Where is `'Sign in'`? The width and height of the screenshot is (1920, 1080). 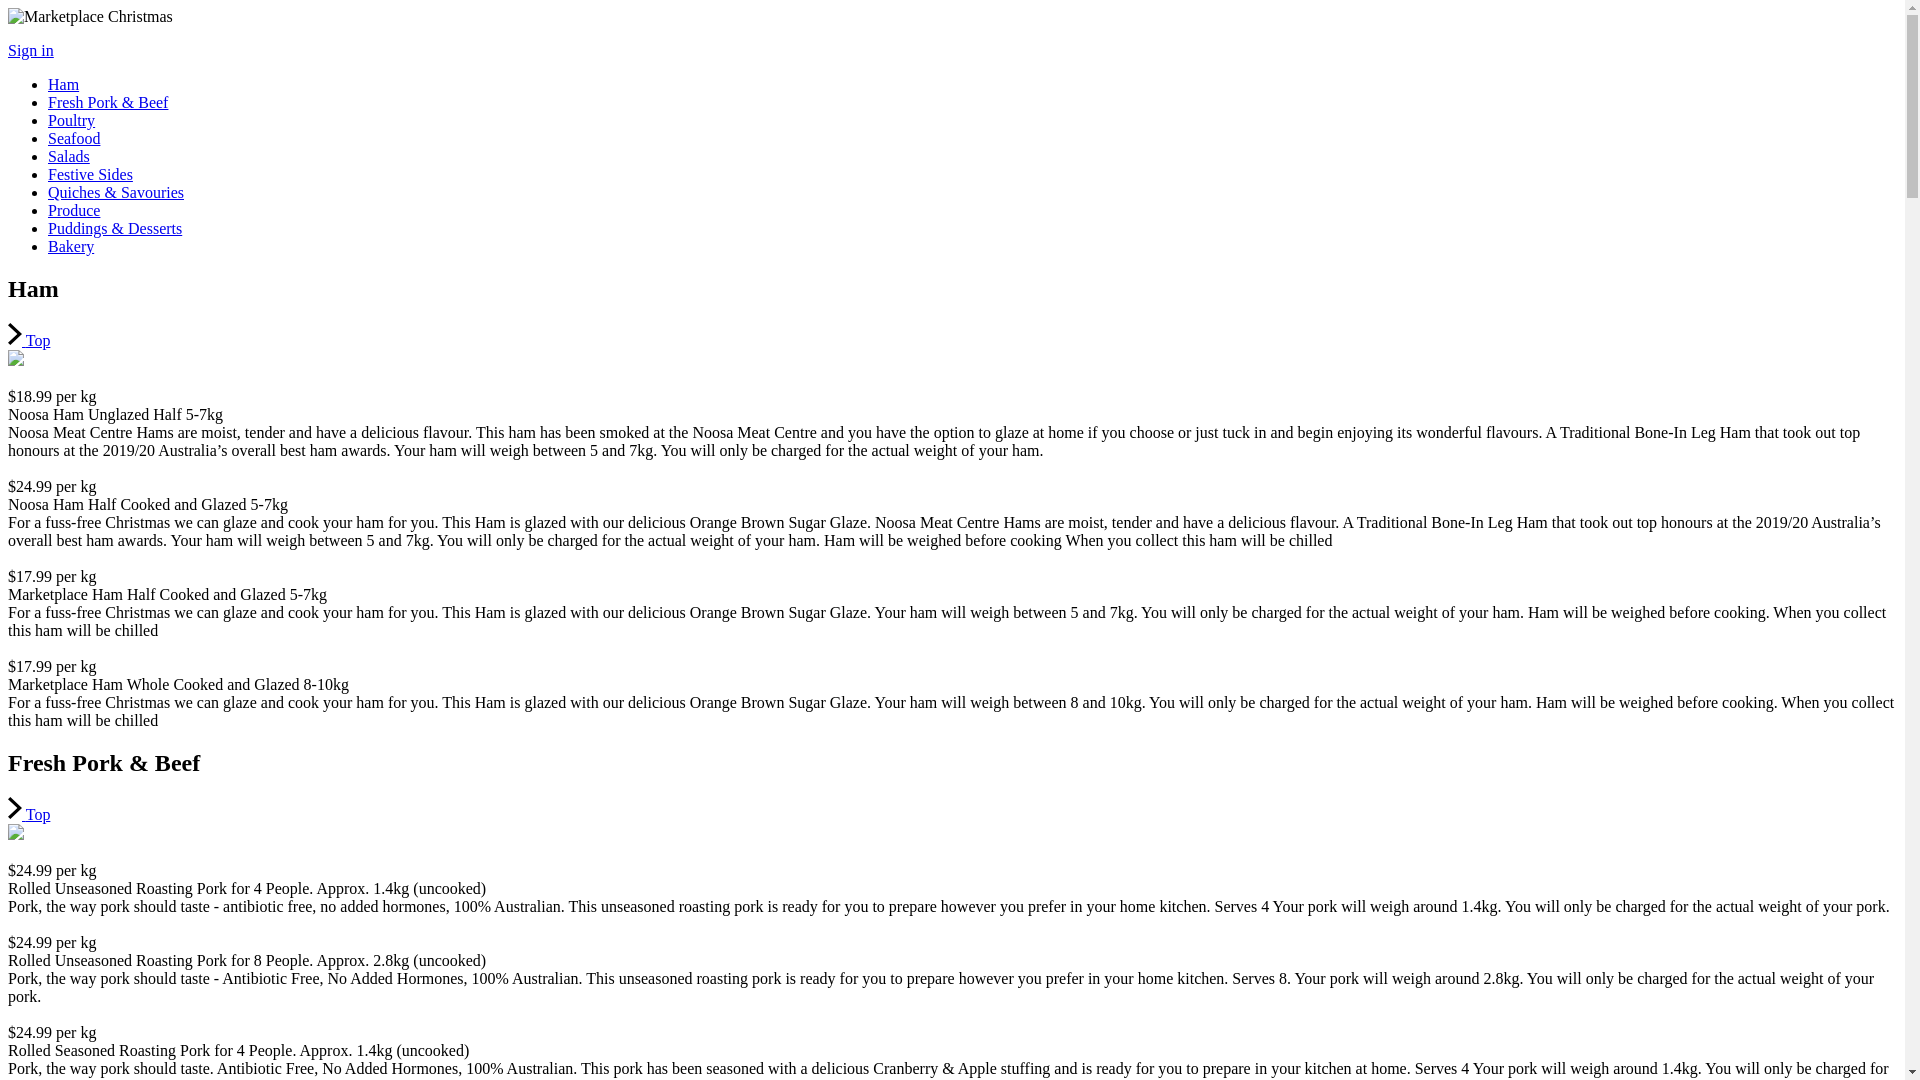 'Sign in' is located at coordinates (30, 49).